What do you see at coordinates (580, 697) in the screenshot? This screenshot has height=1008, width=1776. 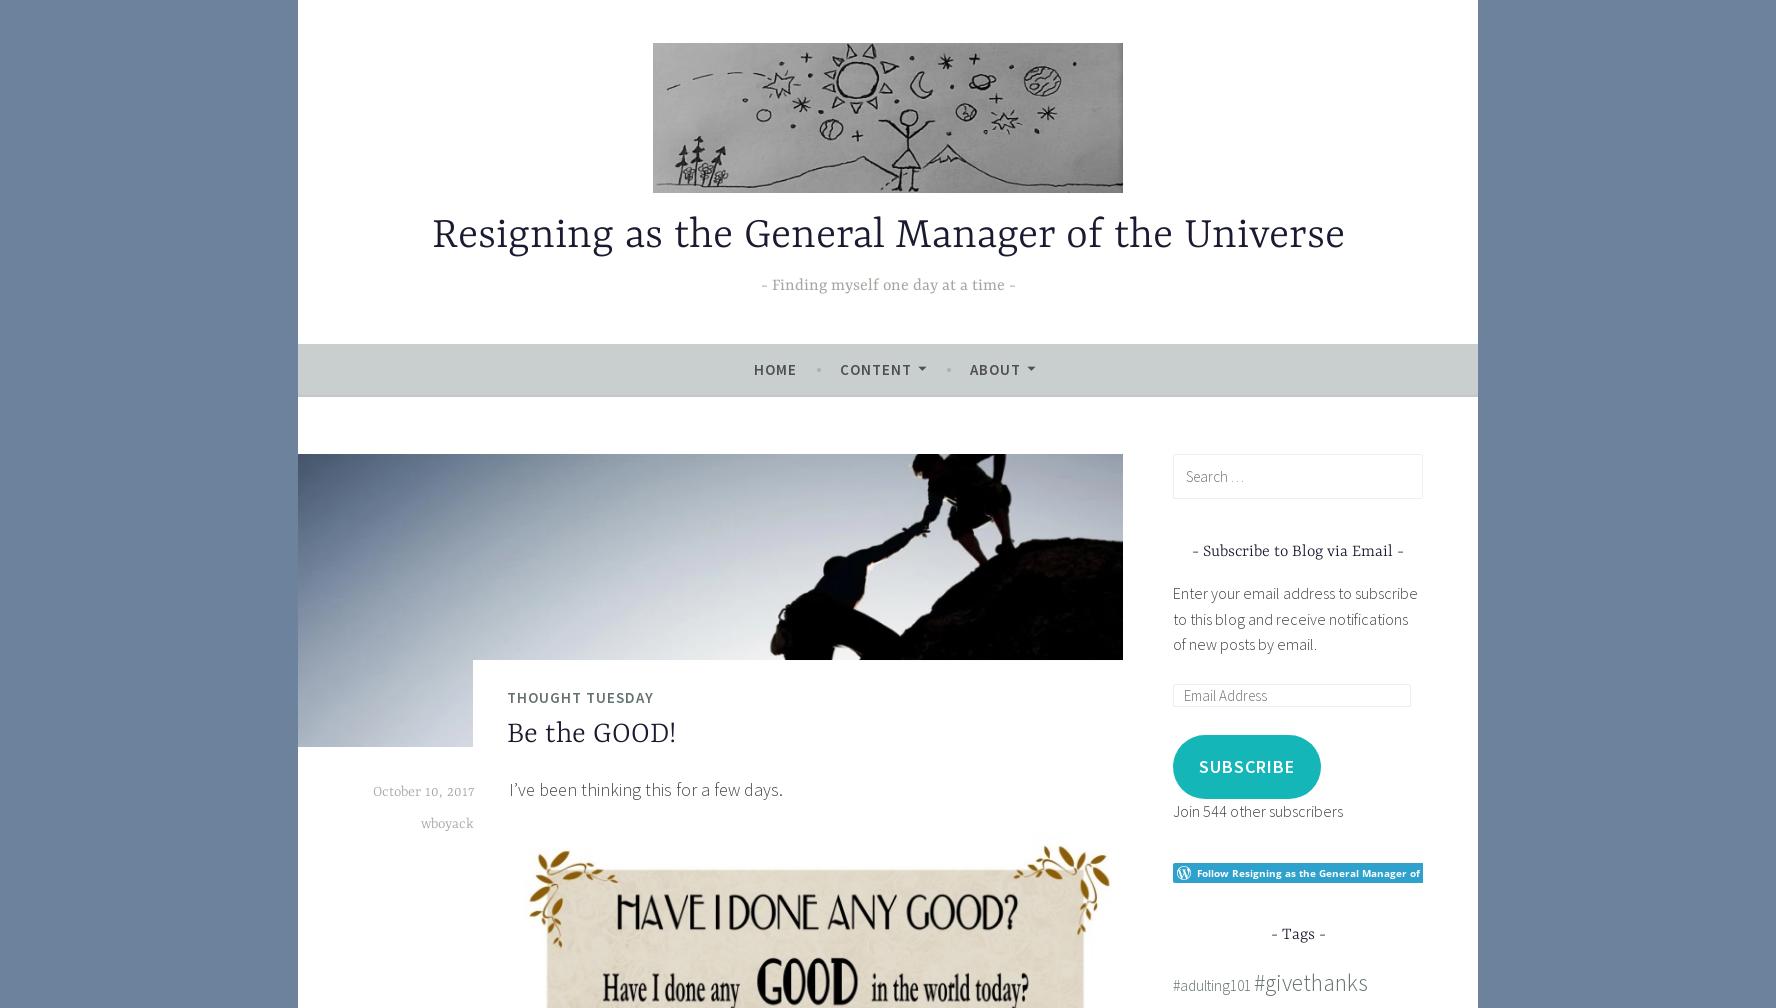 I see `'Thought Tuesday'` at bounding box center [580, 697].